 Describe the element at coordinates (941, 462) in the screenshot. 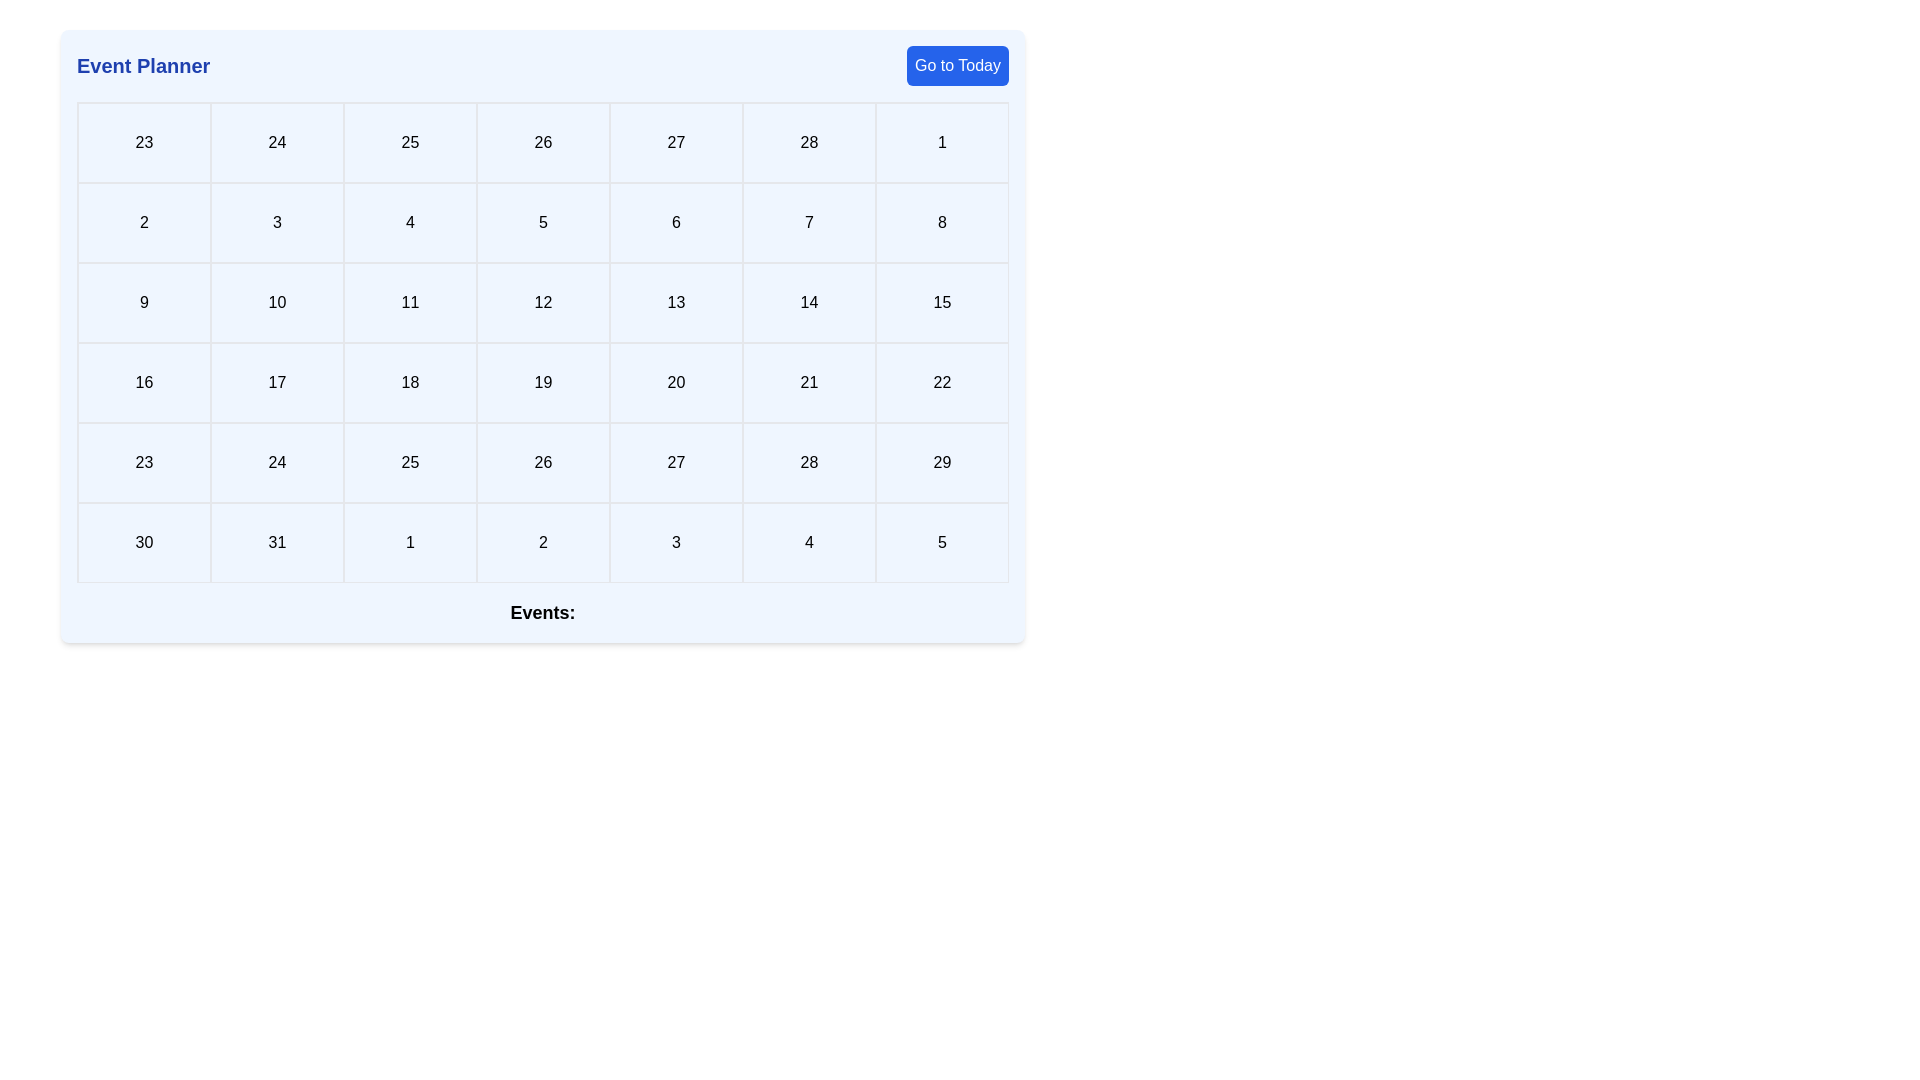

I see `the calendar grid cell displaying the number '29'` at that location.